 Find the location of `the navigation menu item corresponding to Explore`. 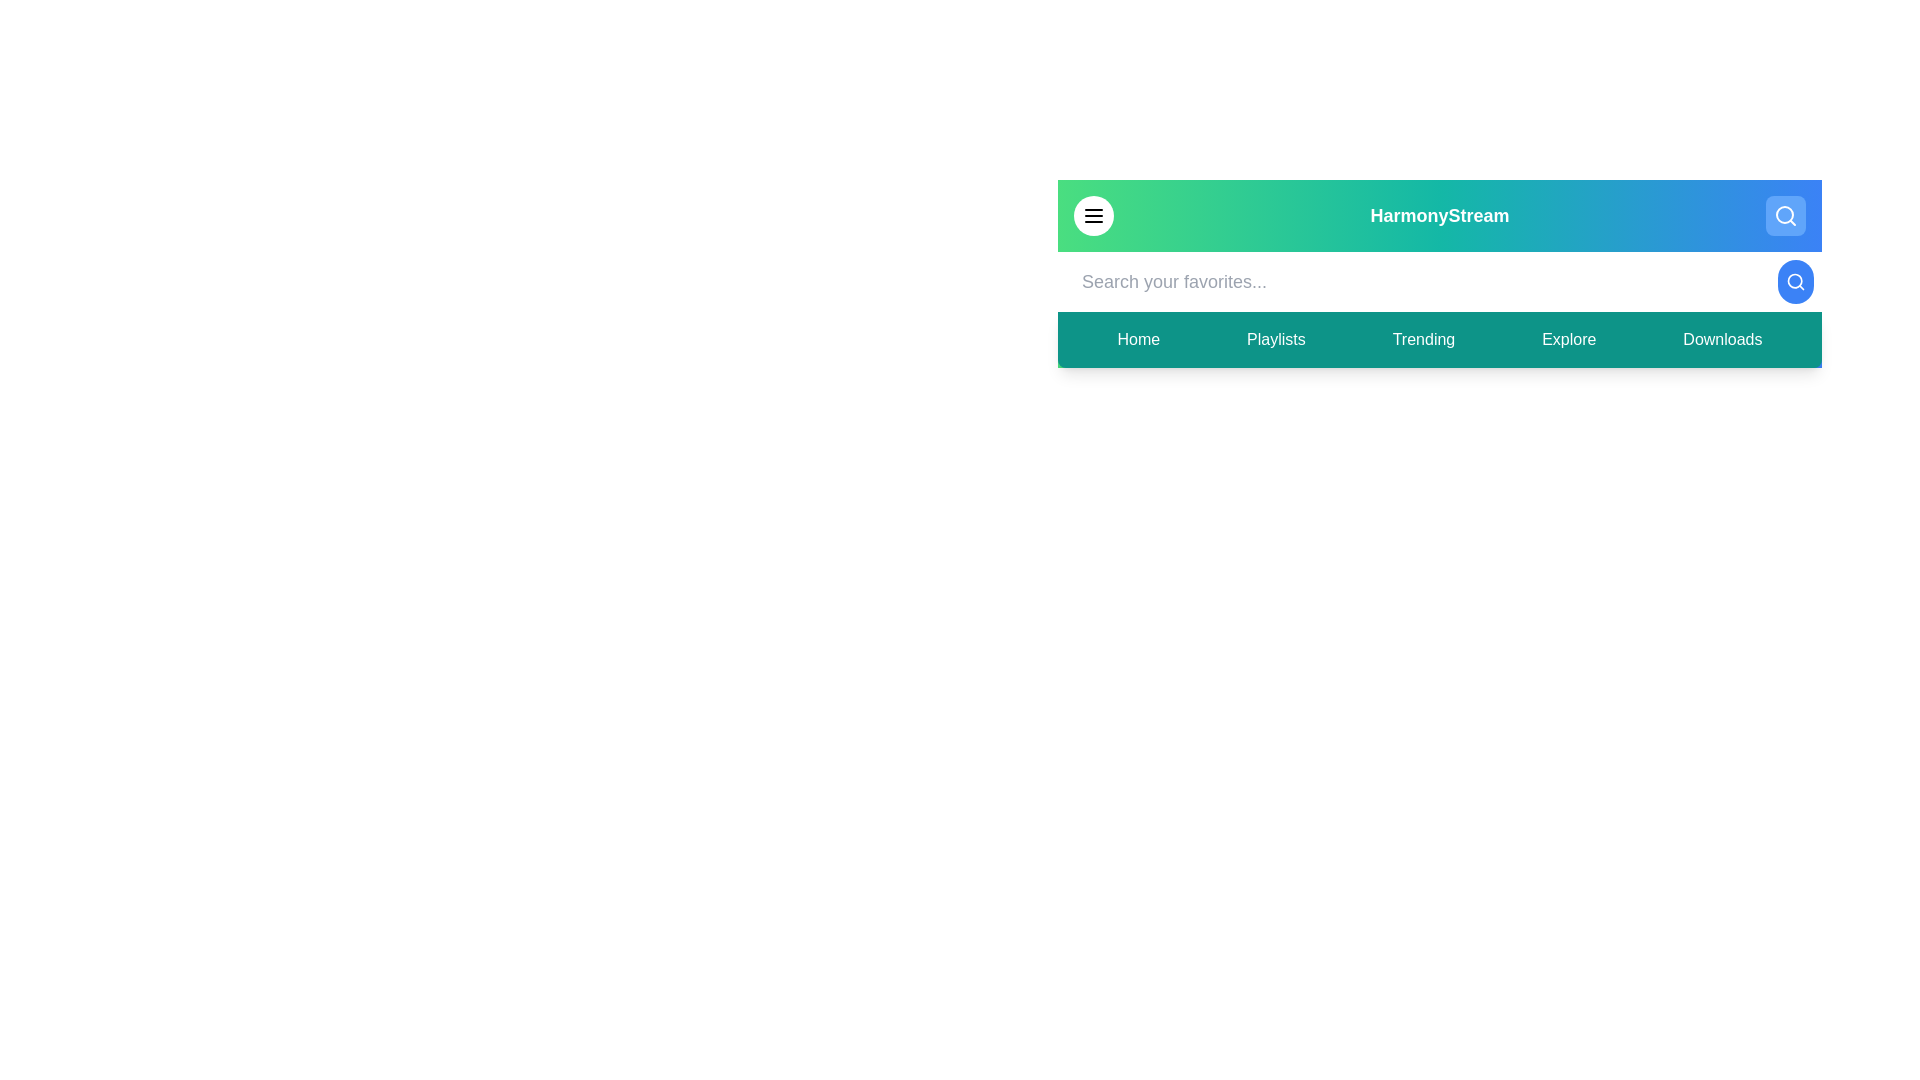

the navigation menu item corresponding to Explore is located at coordinates (1568, 338).